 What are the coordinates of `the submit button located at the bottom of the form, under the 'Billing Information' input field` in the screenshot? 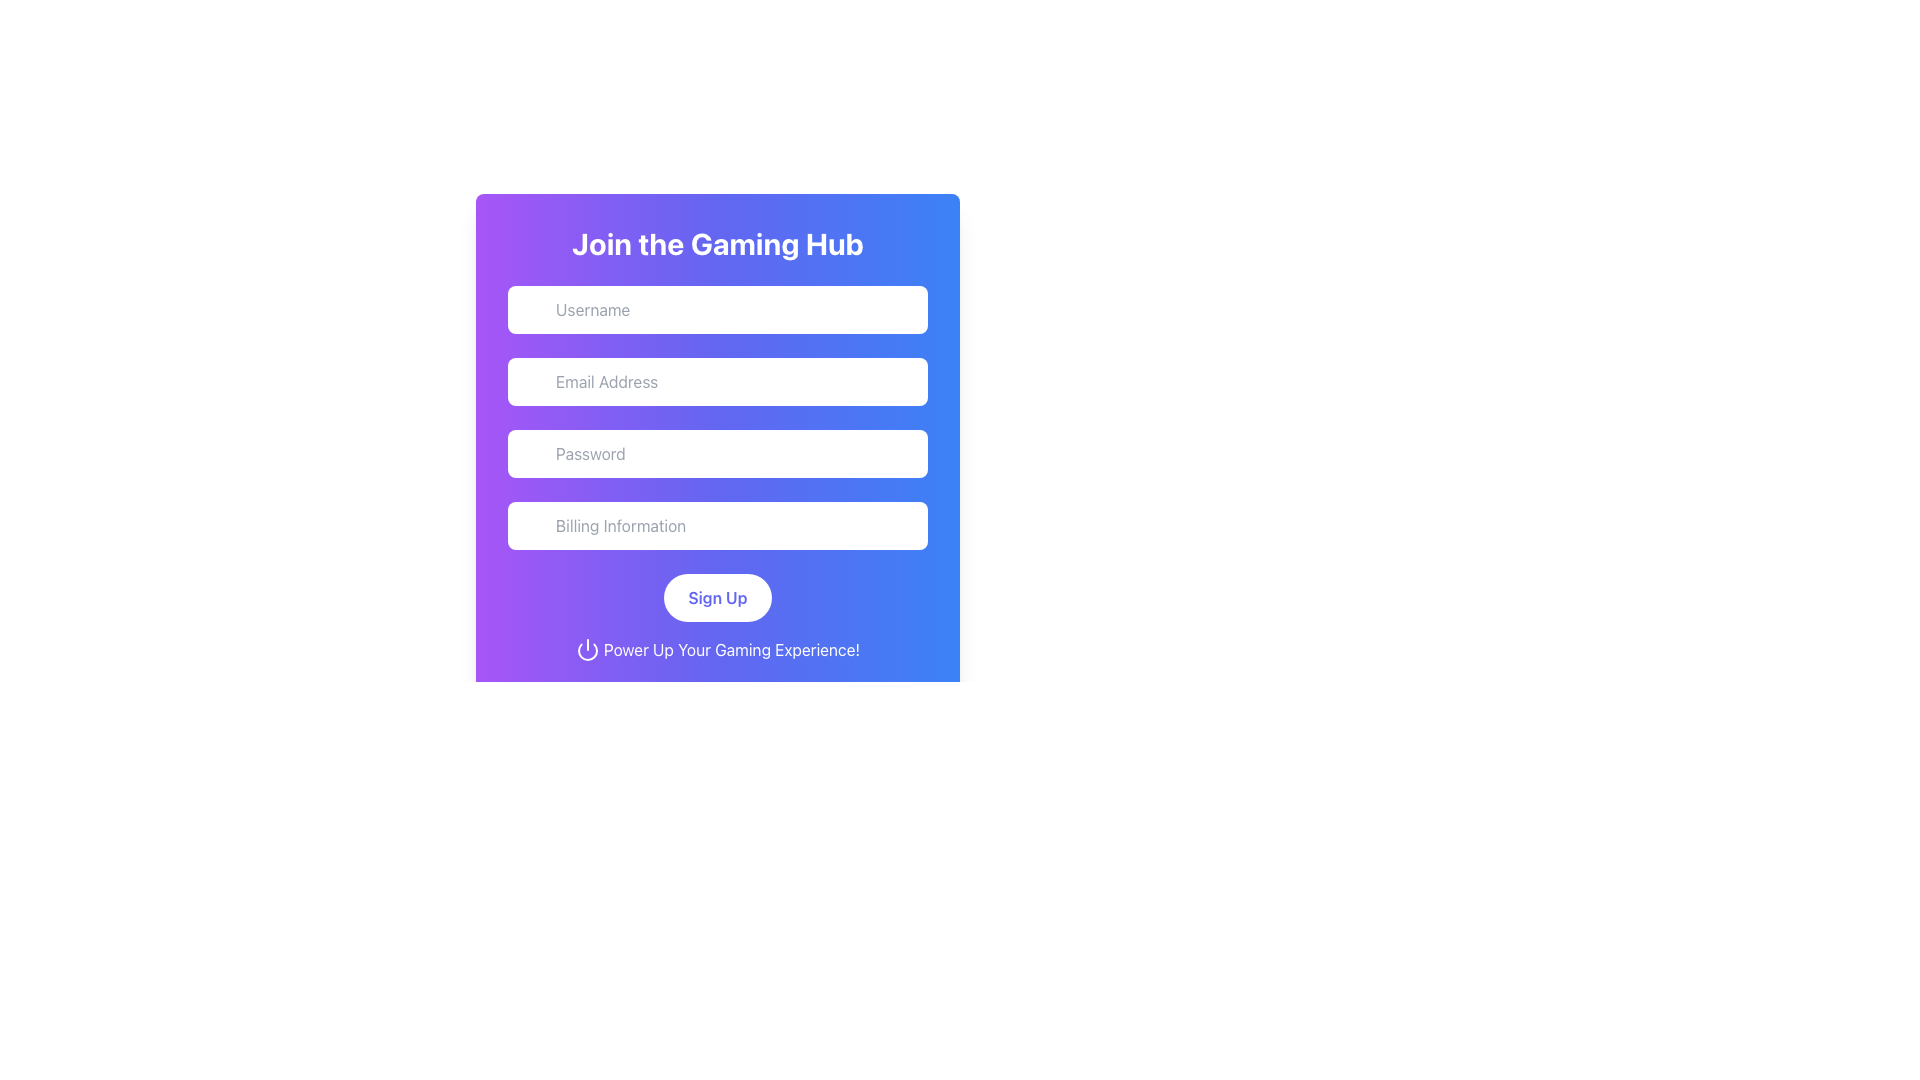 It's located at (718, 596).